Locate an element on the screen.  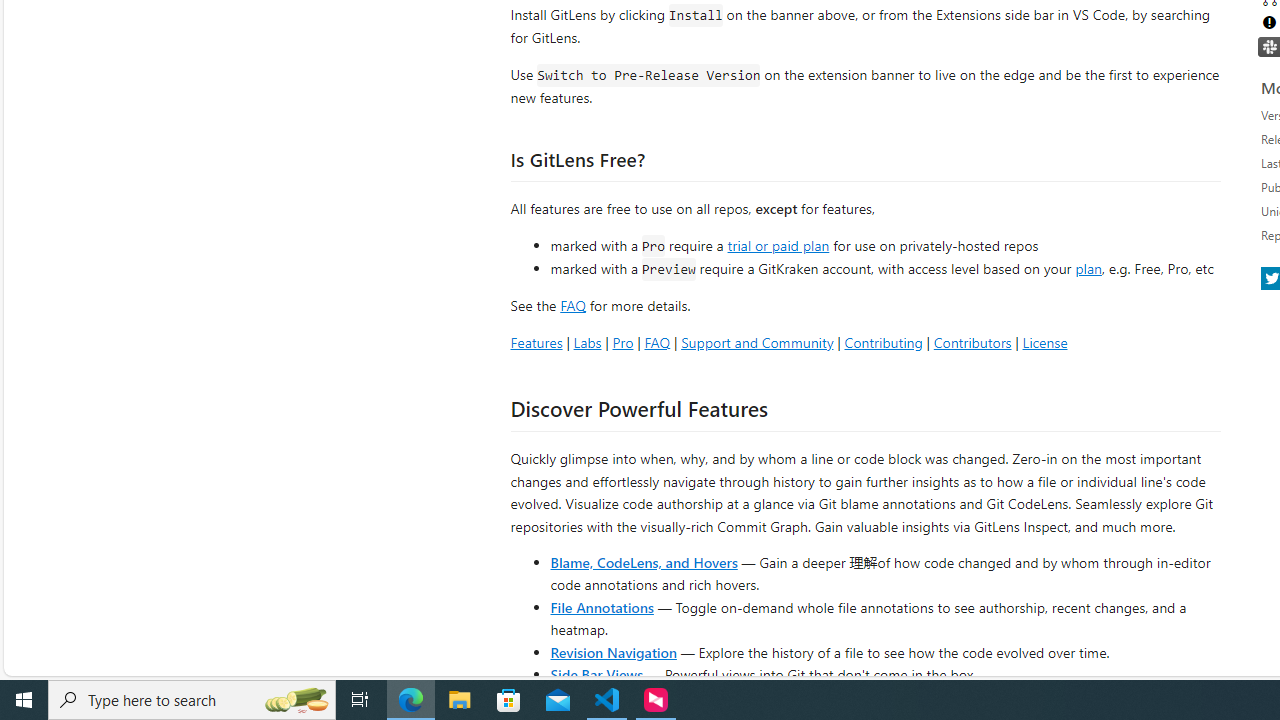
'File Explorer' is located at coordinates (459, 698).